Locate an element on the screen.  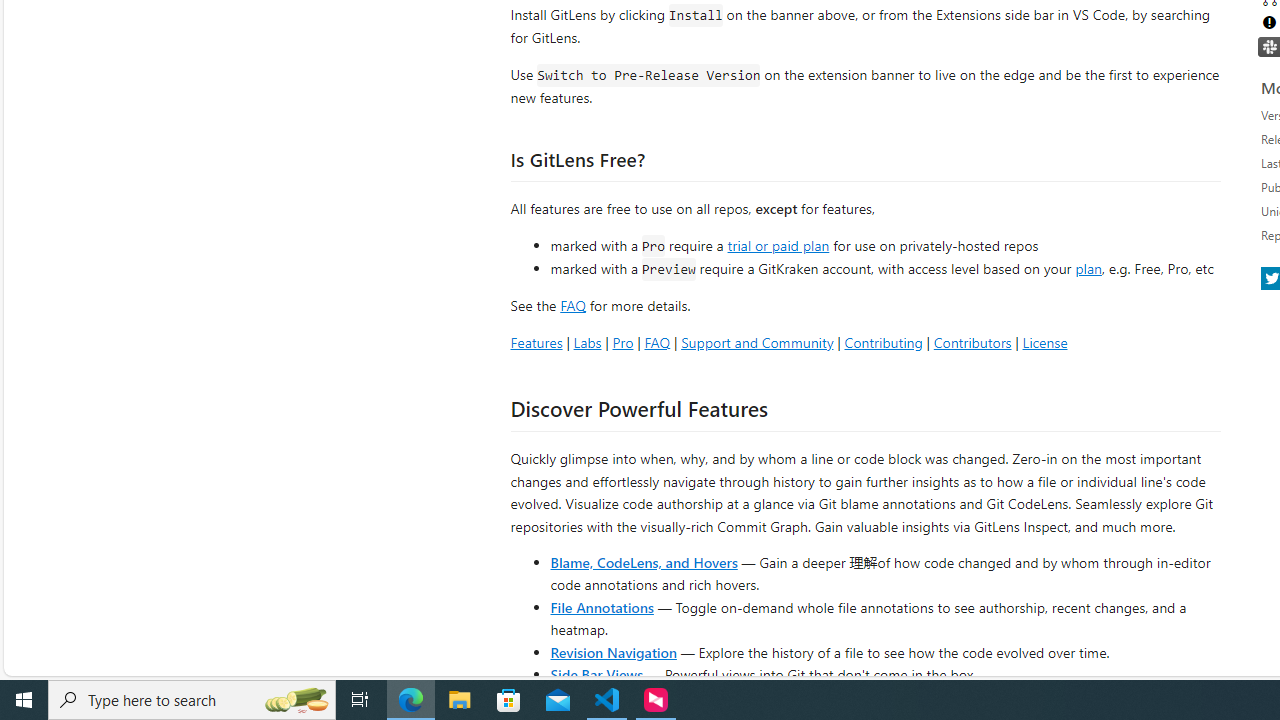
'File Explorer' is located at coordinates (459, 698).